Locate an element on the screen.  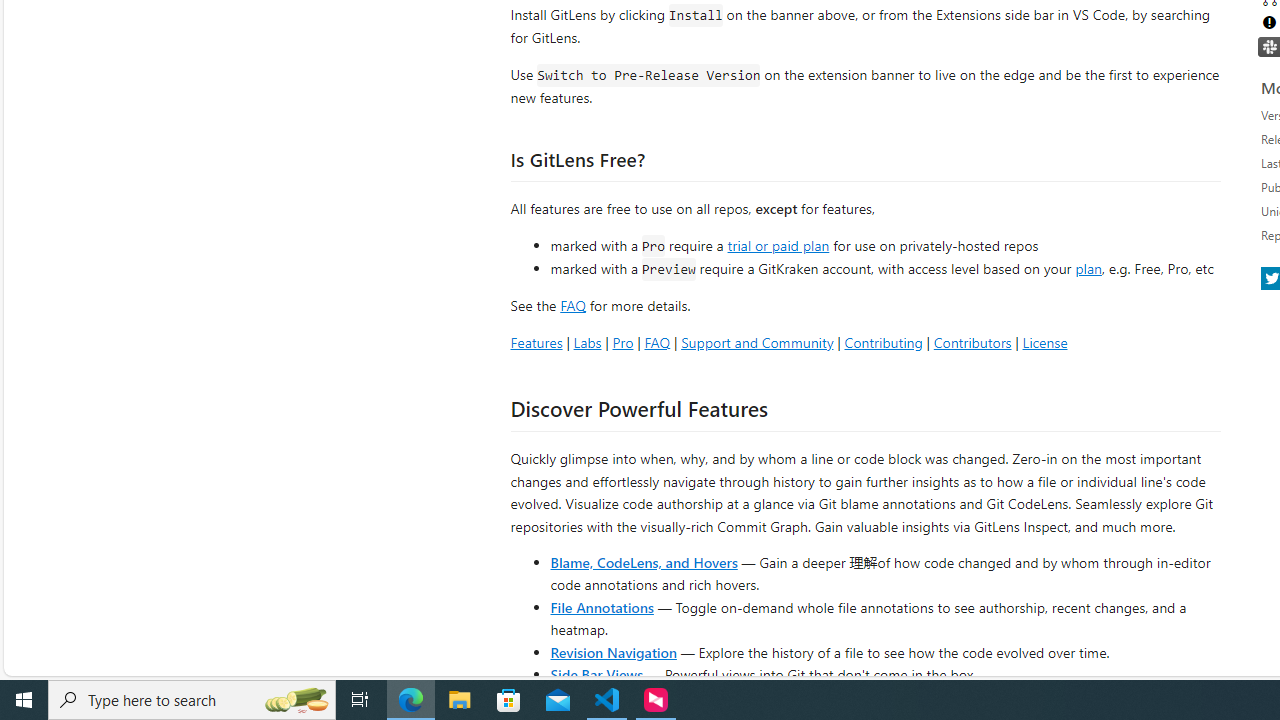
'File Explorer' is located at coordinates (459, 698).